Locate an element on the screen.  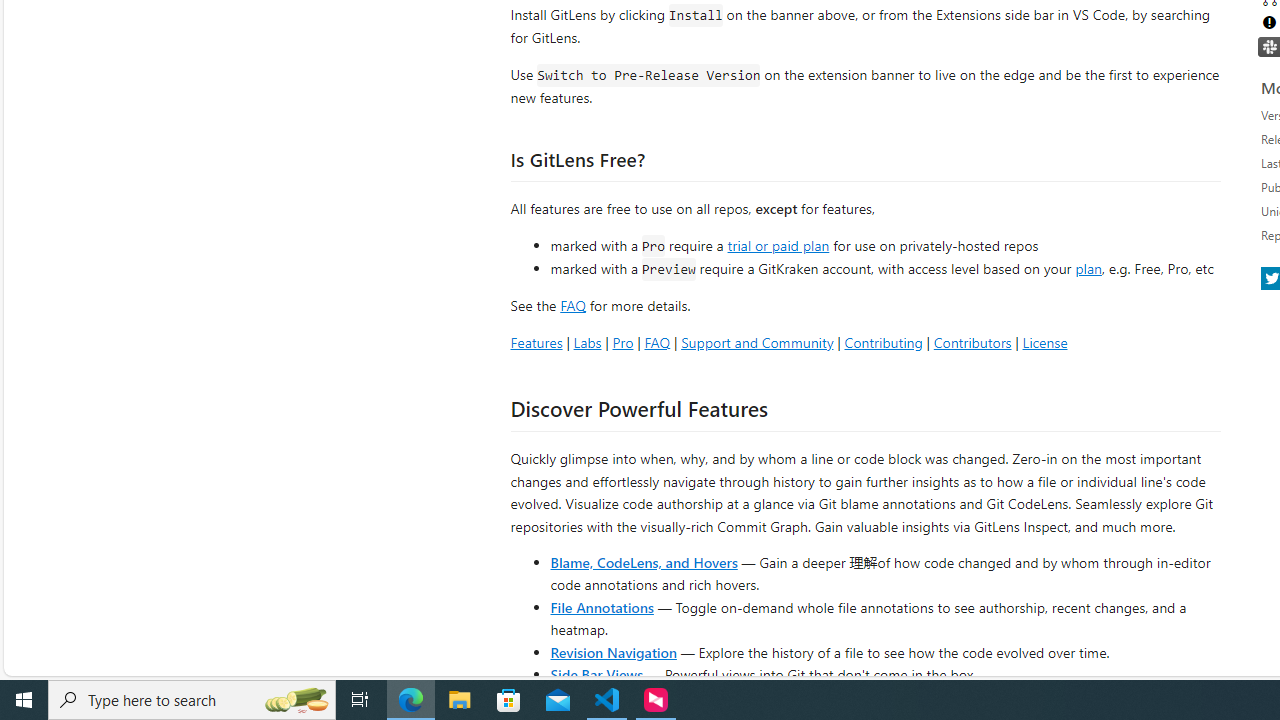
'File Explorer' is located at coordinates (459, 698).